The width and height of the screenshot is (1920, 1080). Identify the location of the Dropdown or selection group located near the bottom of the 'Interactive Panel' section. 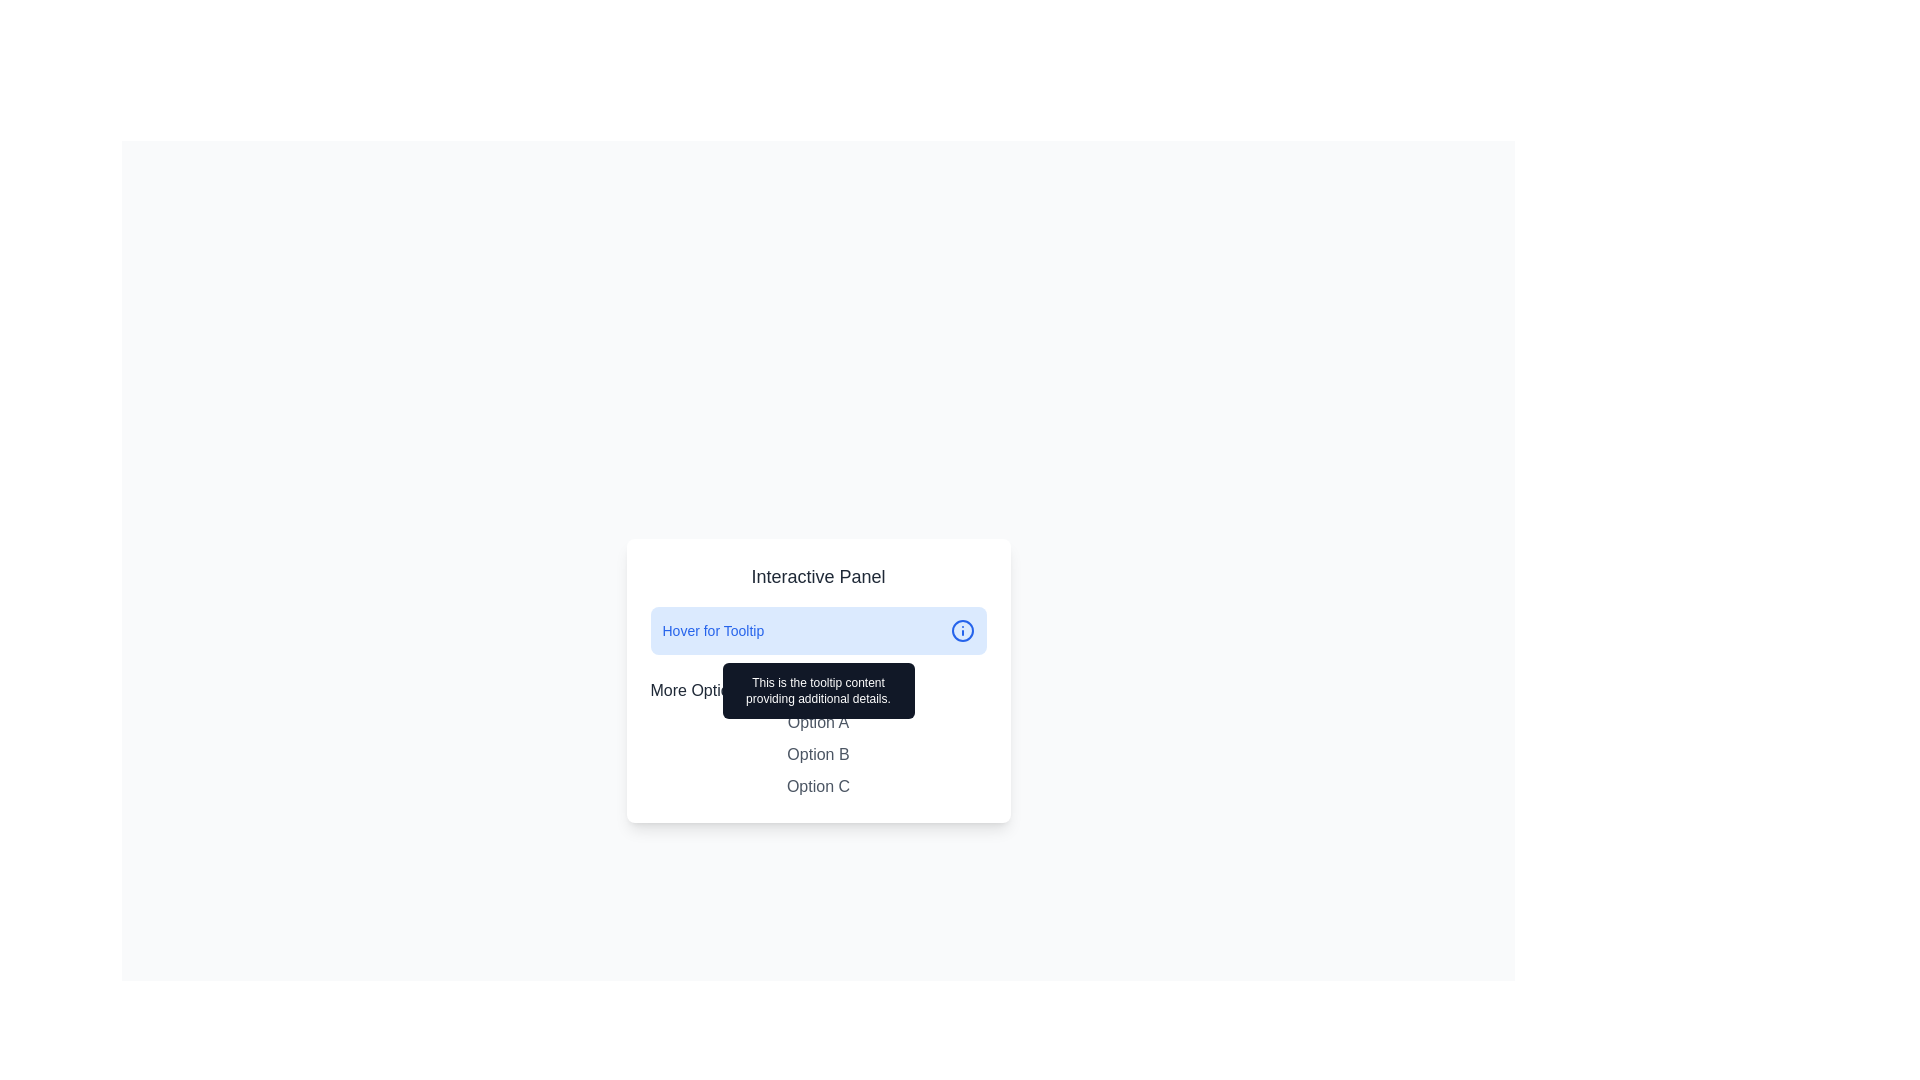
(818, 739).